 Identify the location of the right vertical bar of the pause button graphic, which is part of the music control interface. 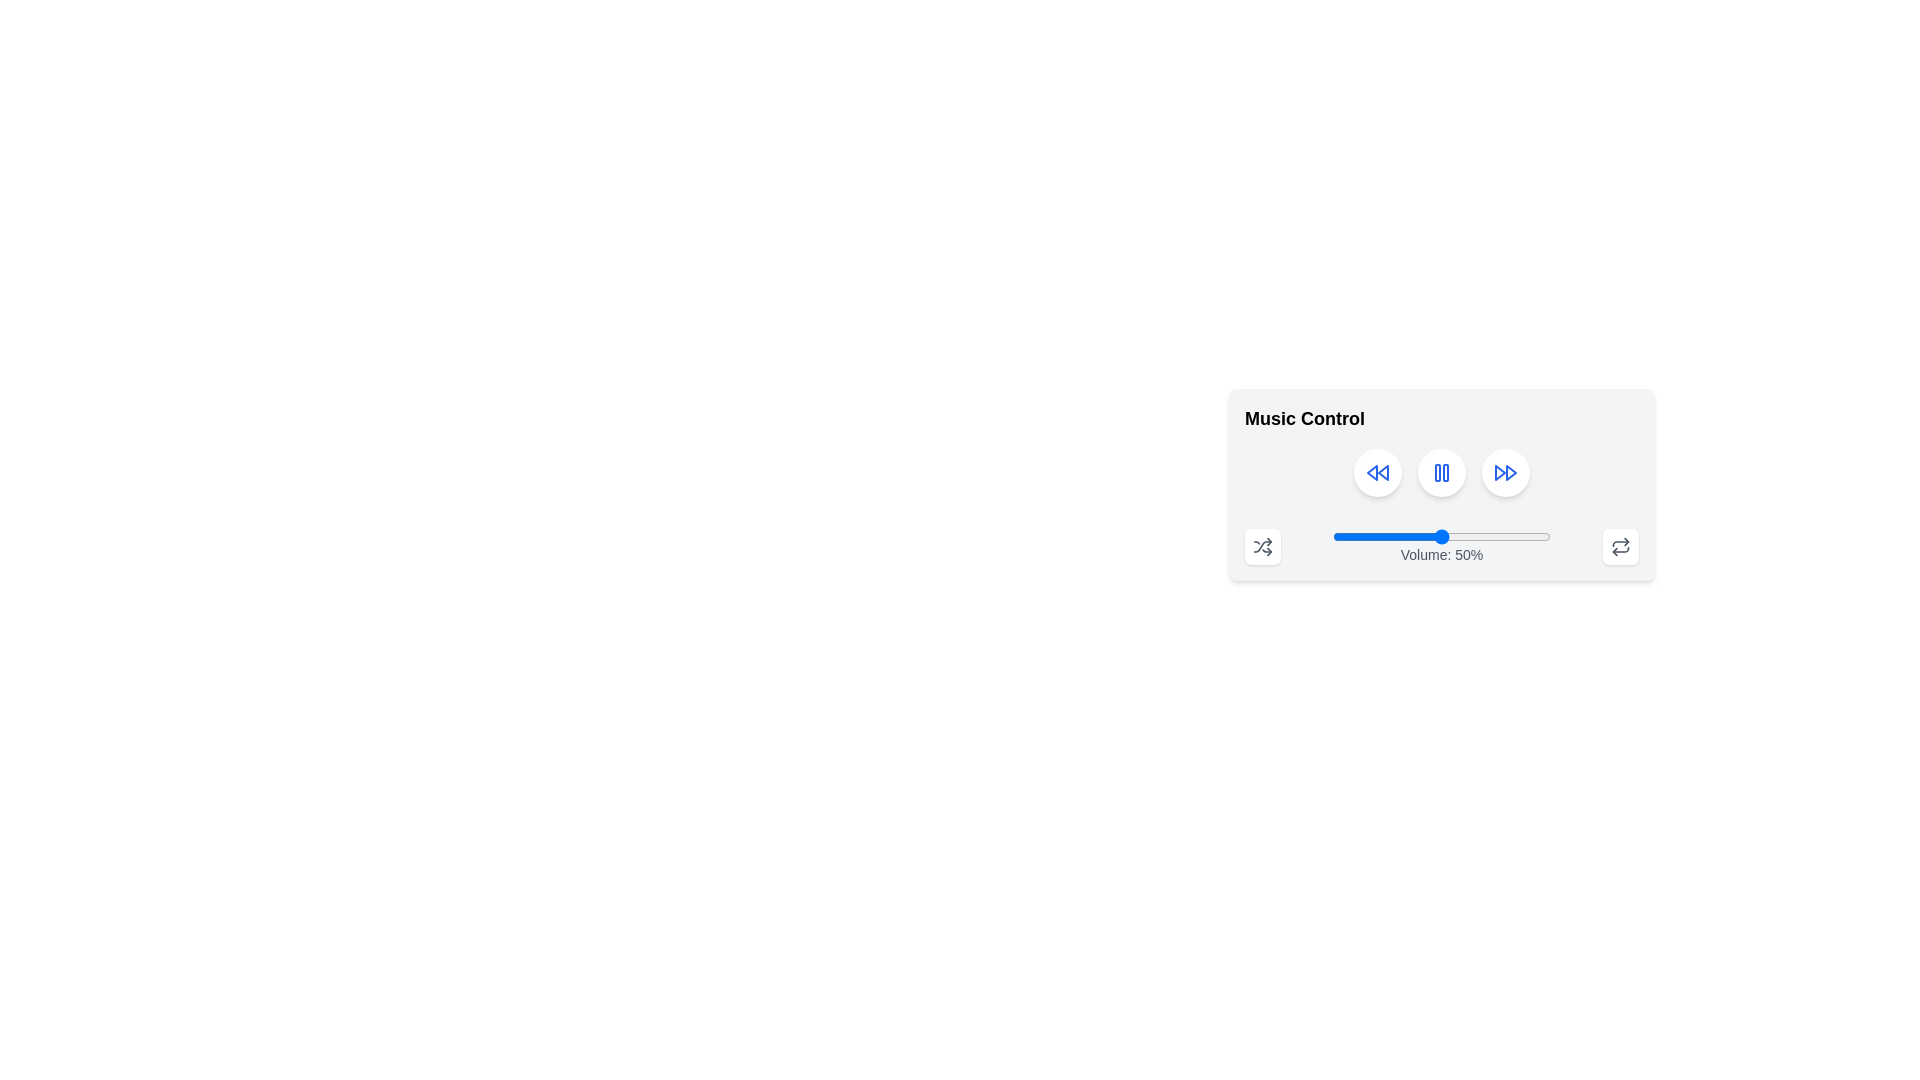
(1445, 473).